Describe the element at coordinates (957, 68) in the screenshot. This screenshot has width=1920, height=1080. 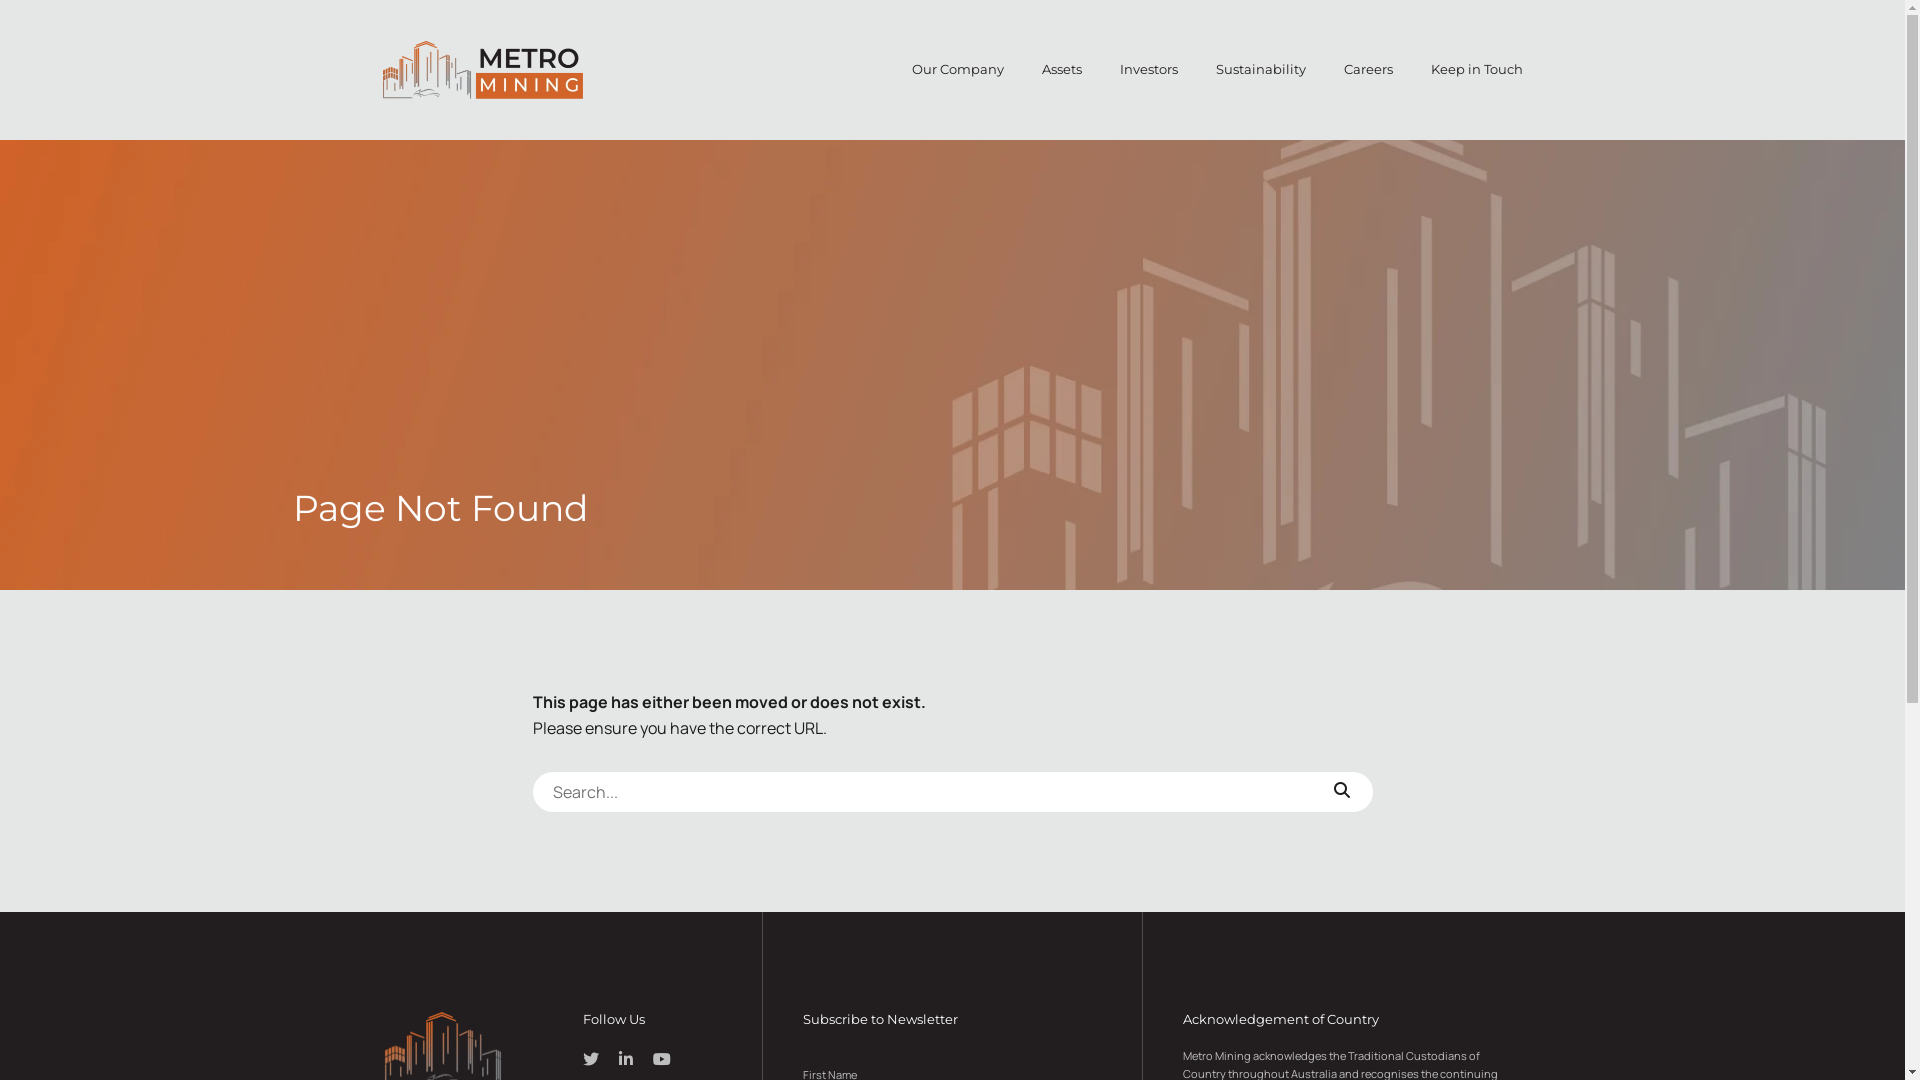
I see `'Our Company'` at that location.